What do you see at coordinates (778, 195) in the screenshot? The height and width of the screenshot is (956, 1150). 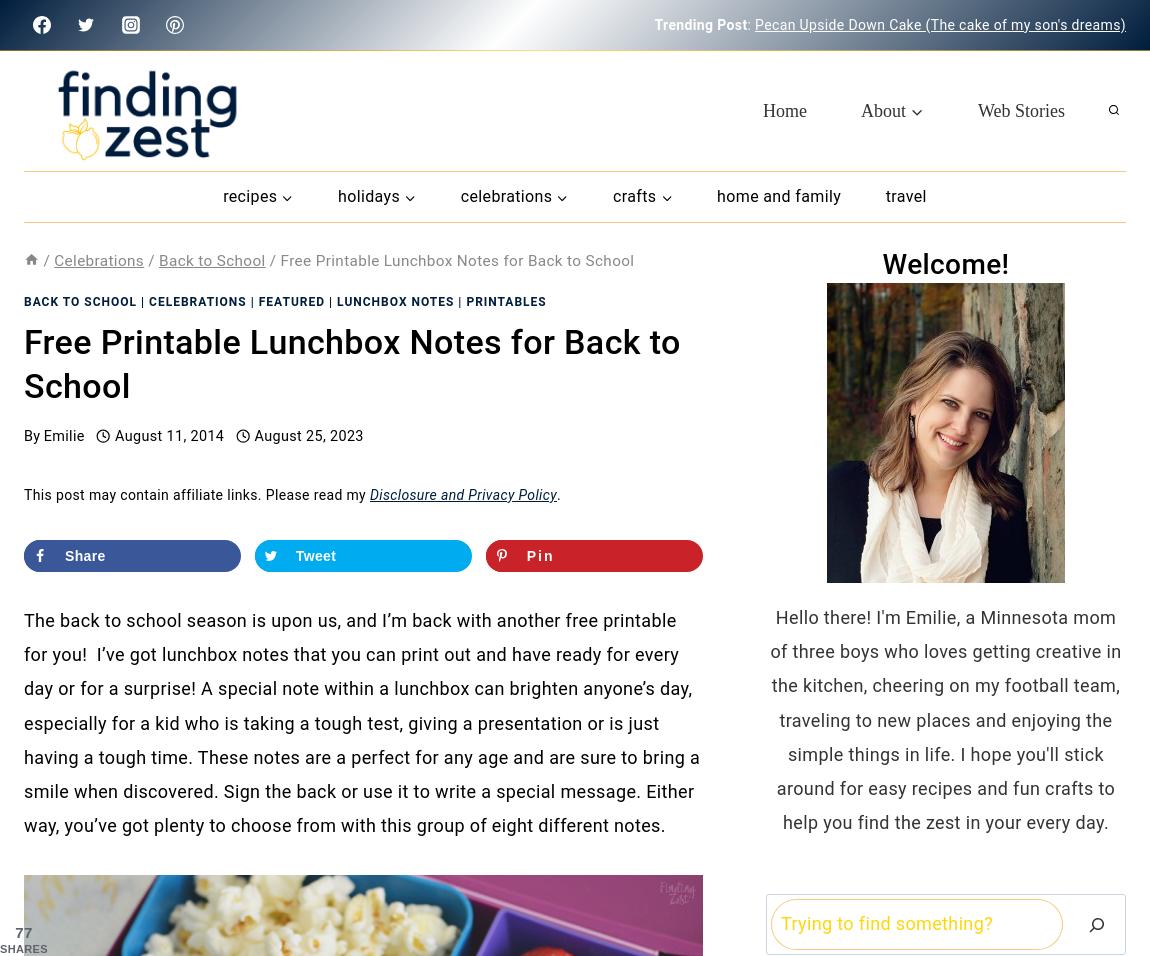 I see `'Home and Family'` at bounding box center [778, 195].